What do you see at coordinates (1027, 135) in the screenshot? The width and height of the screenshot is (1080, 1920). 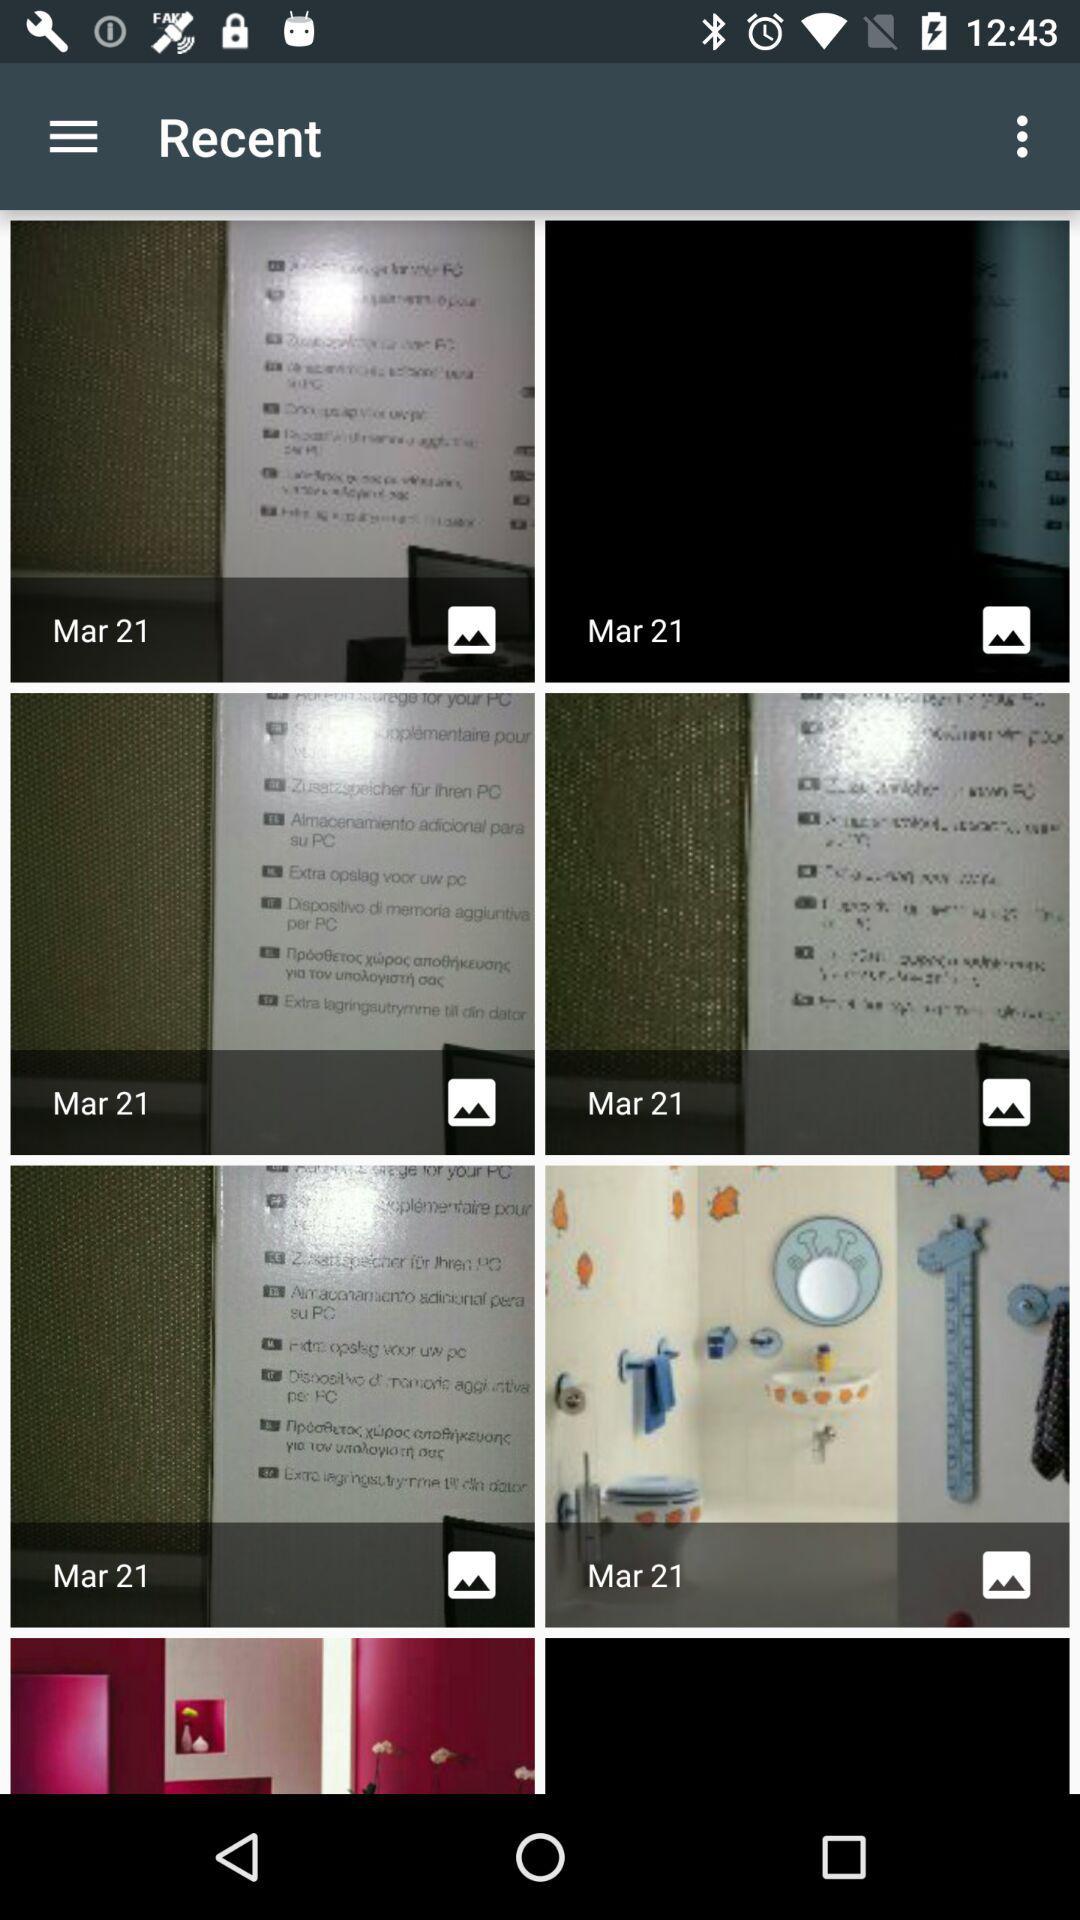 I see `icon to the right of recent` at bounding box center [1027, 135].